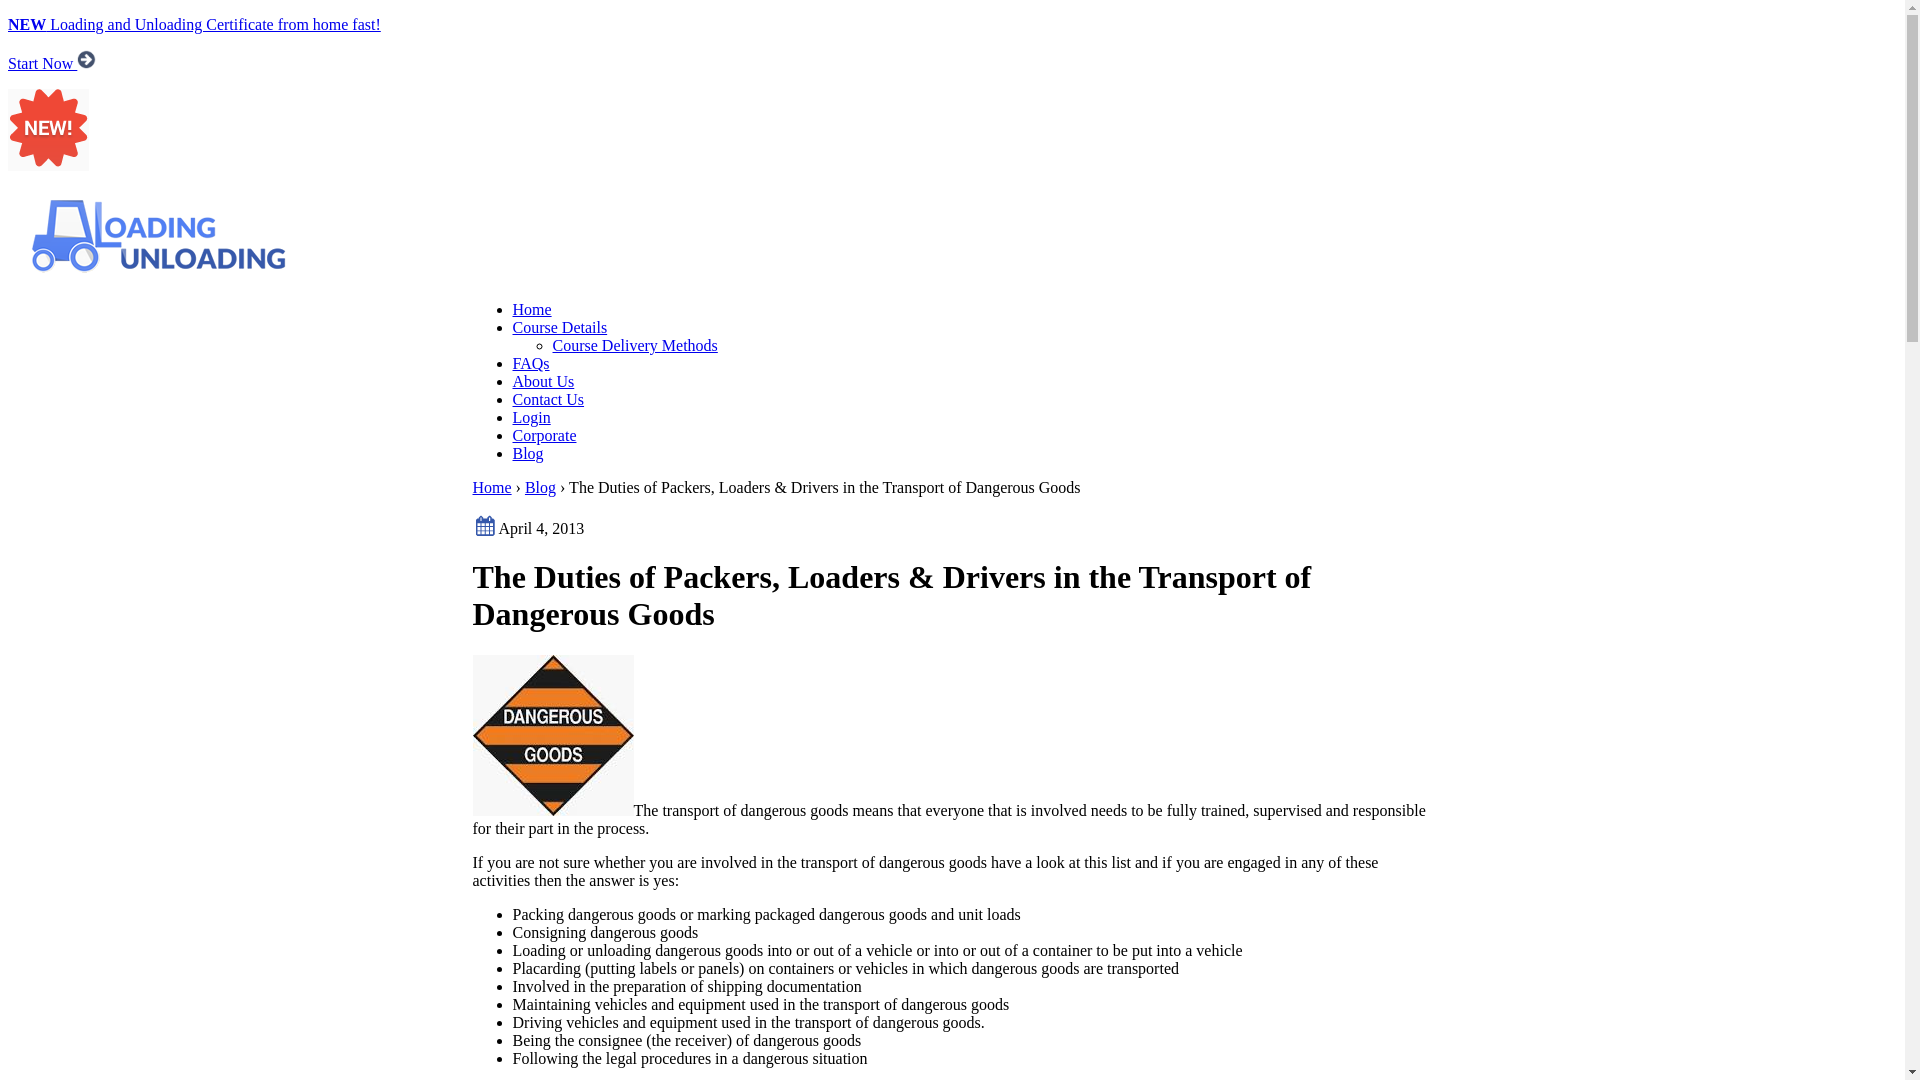 The width and height of the screenshot is (1920, 1080). Describe the element at coordinates (530, 363) in the screenshot. I see `'FAQs'` at that location.